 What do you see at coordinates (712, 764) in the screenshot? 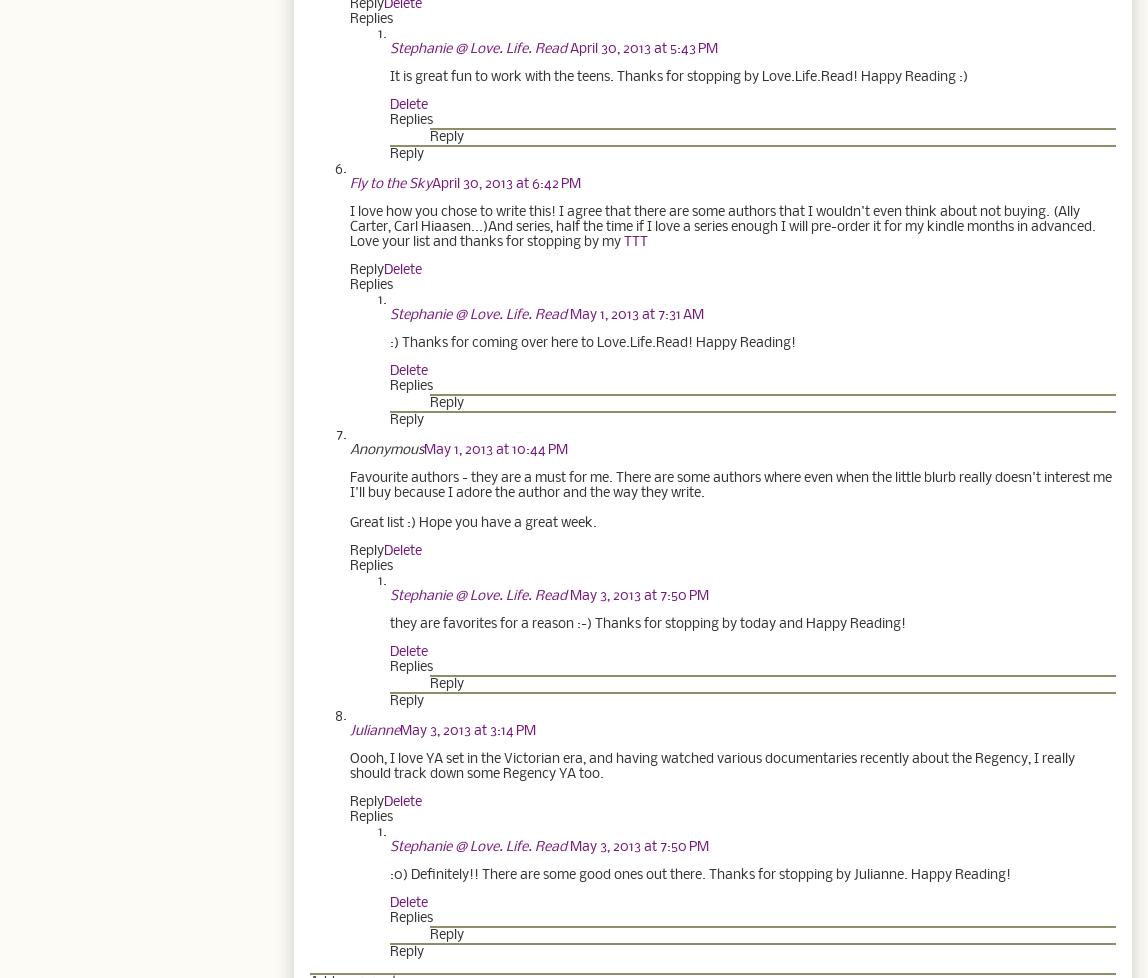
I see `'Oooh, I love YA set in the Victorian era, and having watched various documentaries recently about the Regency, I really should track down some Regency YA too.'` at bounding box center [712, 764].